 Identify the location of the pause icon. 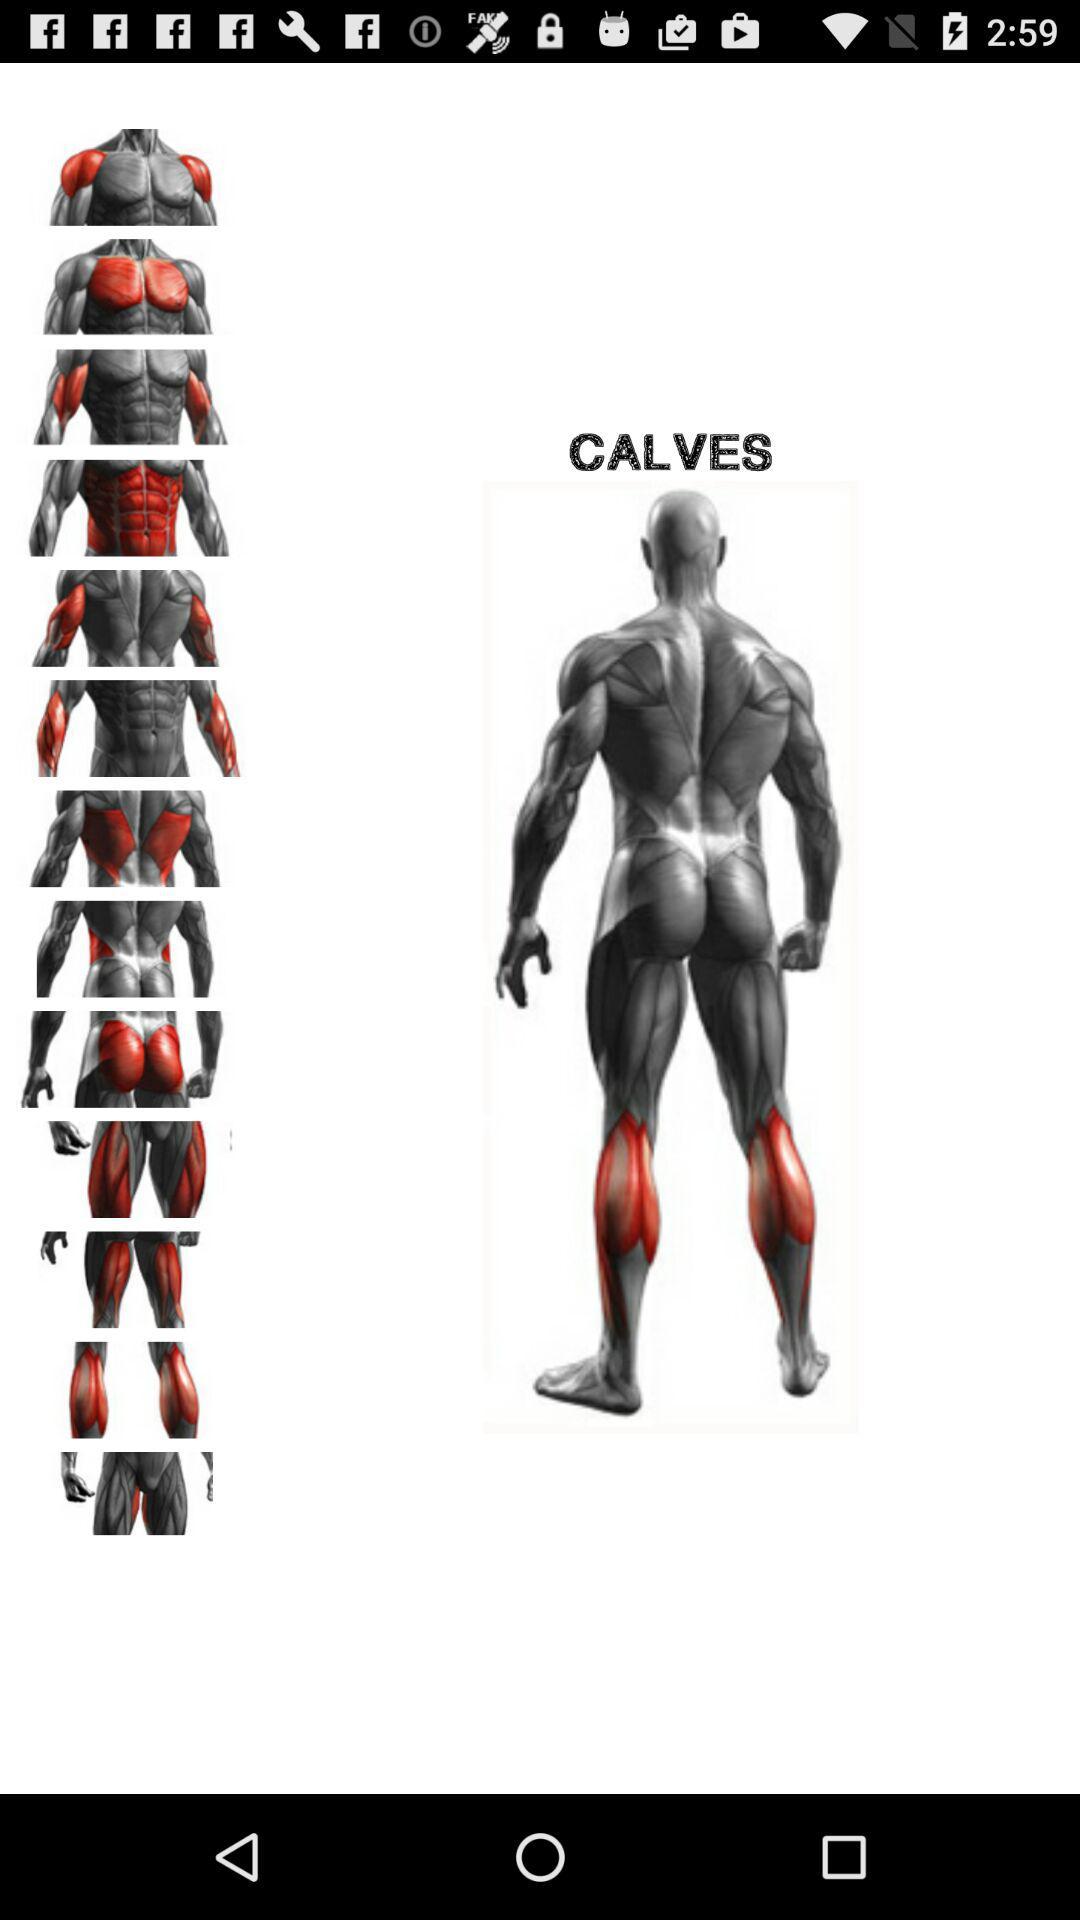
(131, 1126).